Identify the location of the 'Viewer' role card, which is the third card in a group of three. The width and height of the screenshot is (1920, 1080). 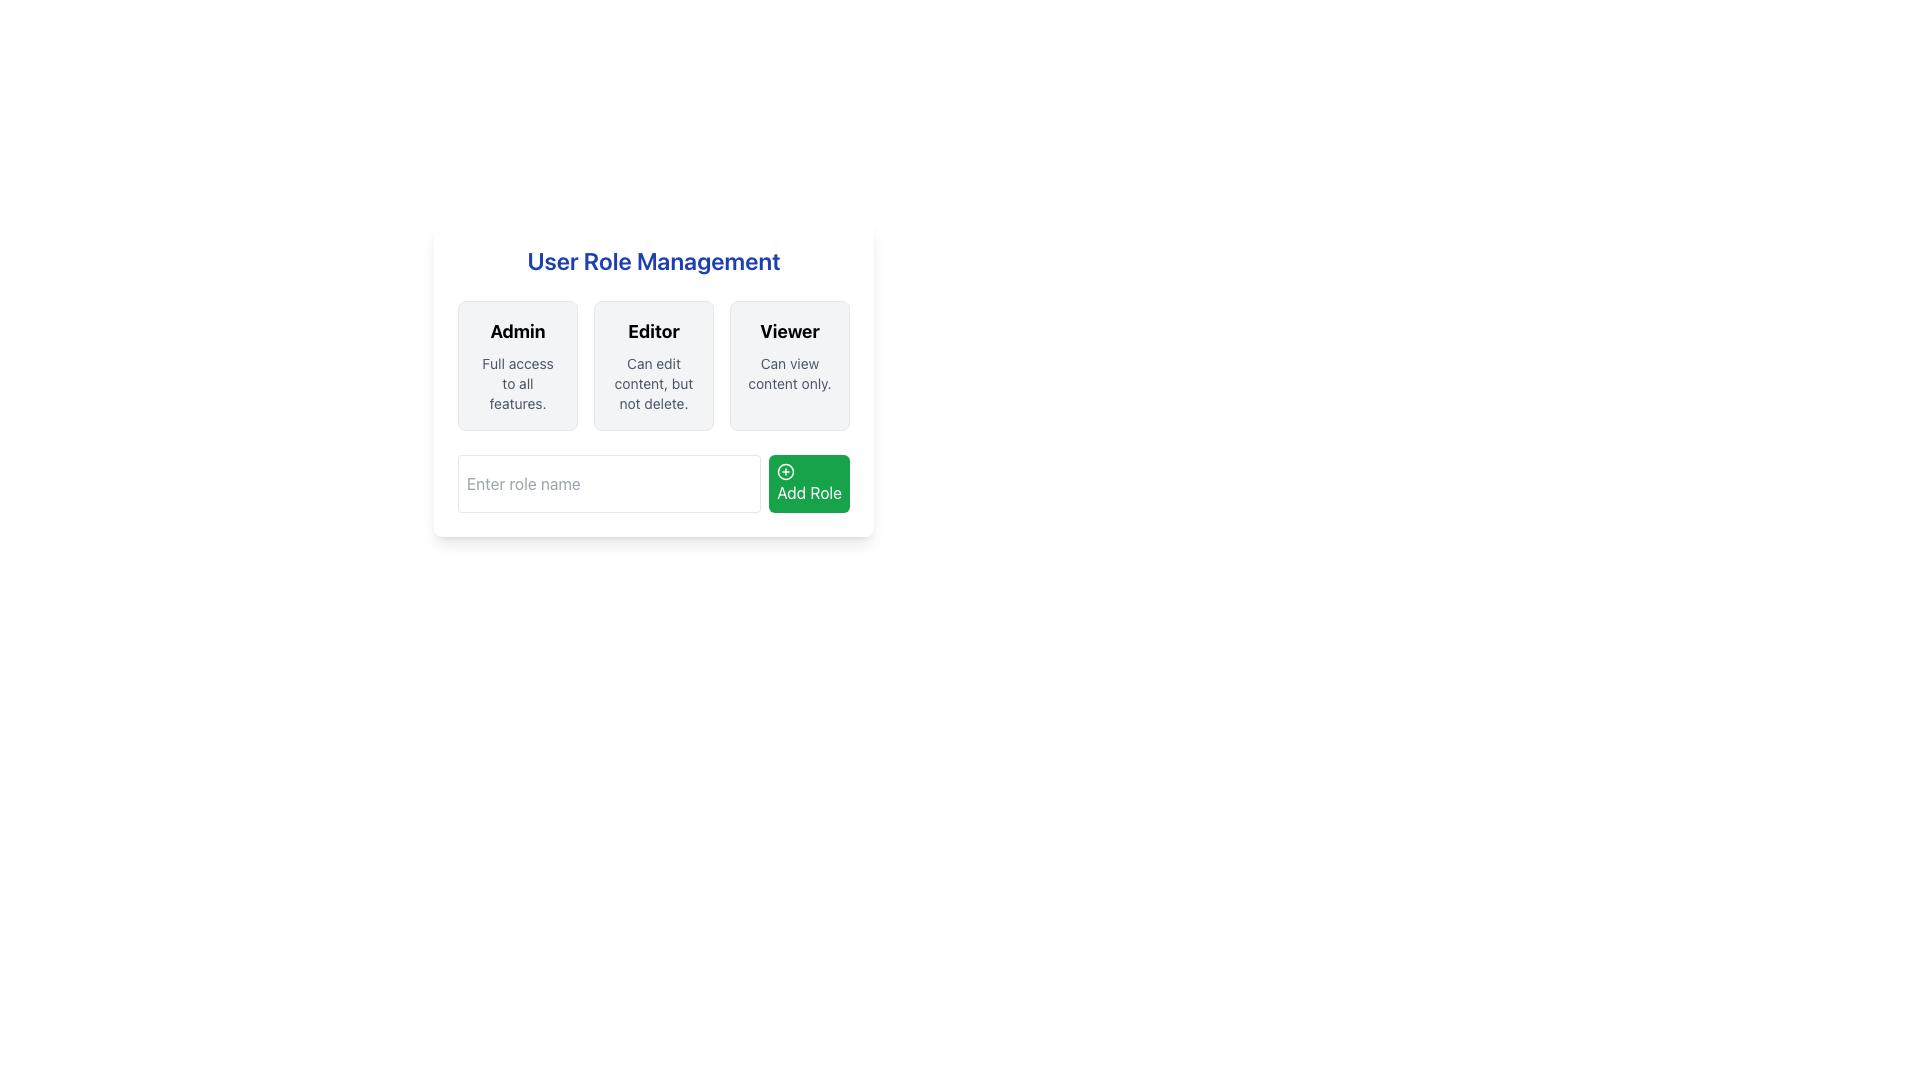
(789, 366).